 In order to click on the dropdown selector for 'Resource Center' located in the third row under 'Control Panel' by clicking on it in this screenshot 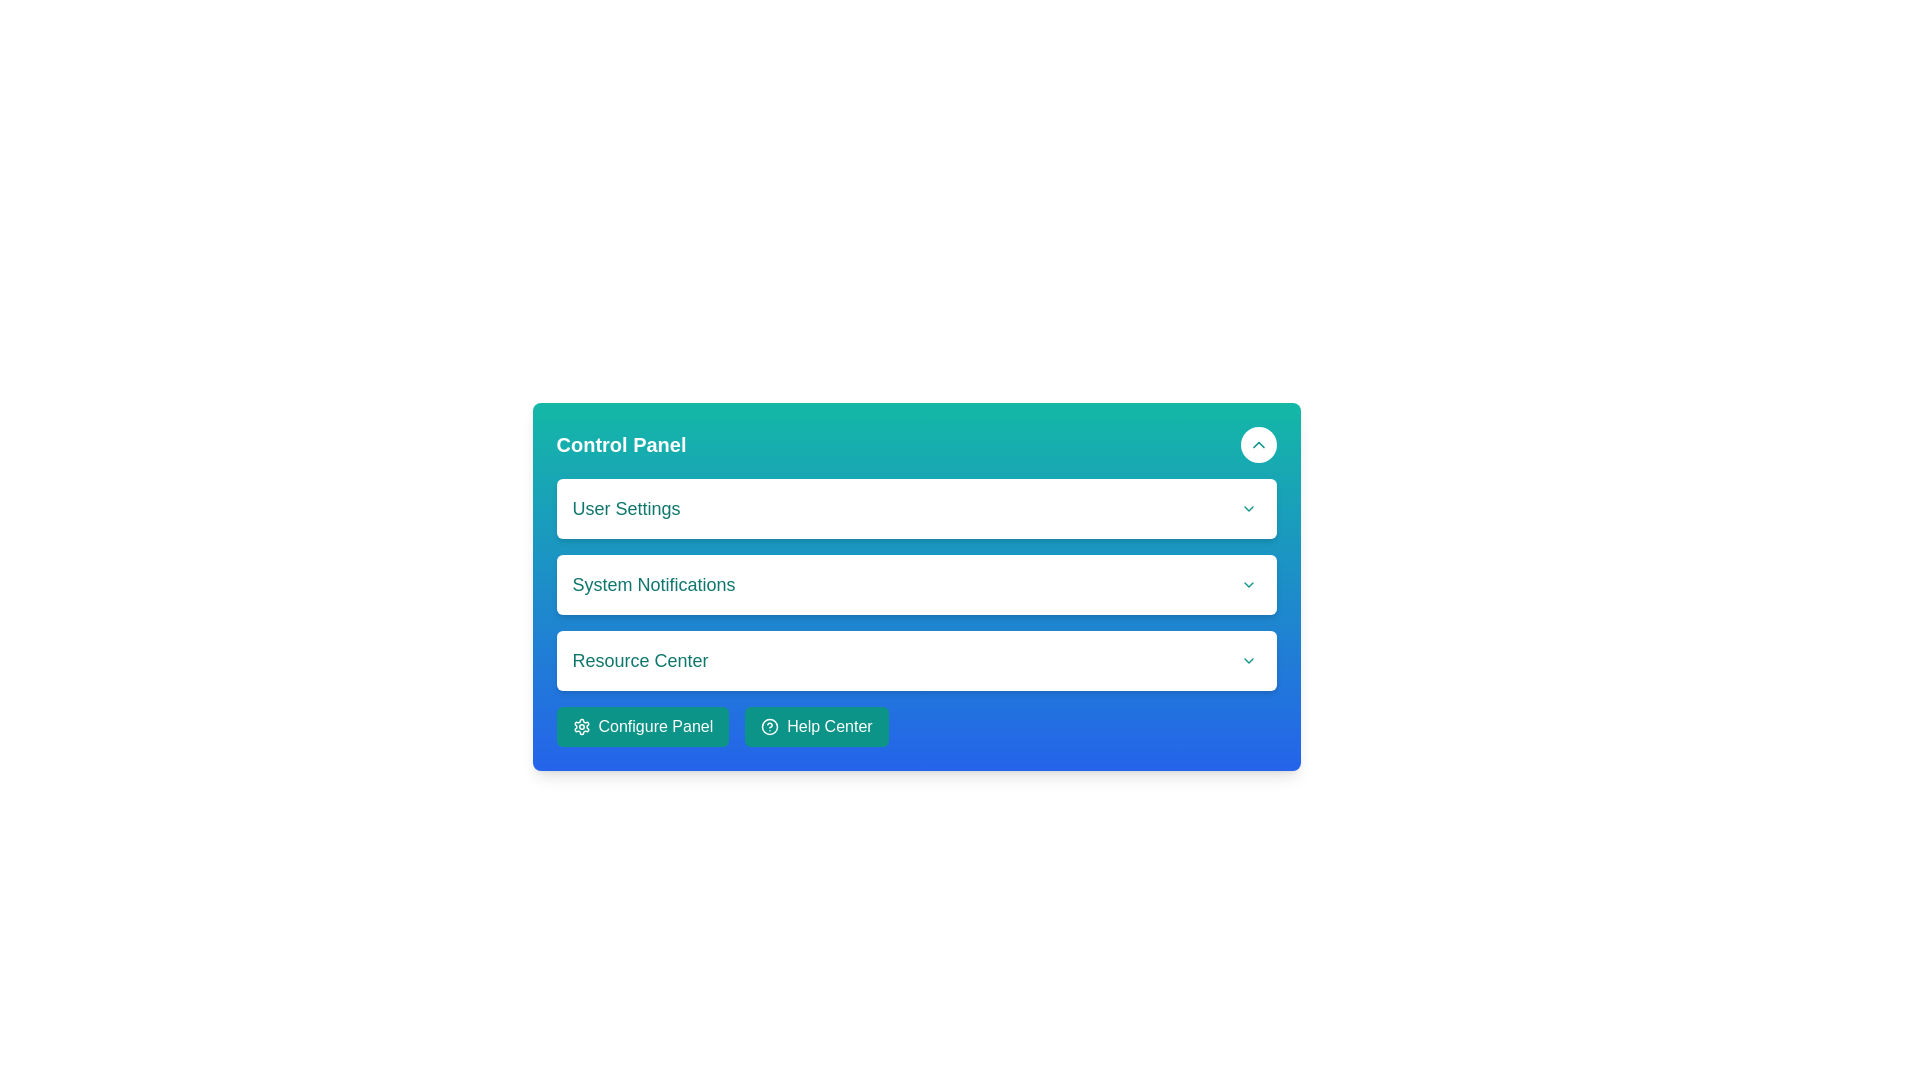, I will do `click(915, 660)`.